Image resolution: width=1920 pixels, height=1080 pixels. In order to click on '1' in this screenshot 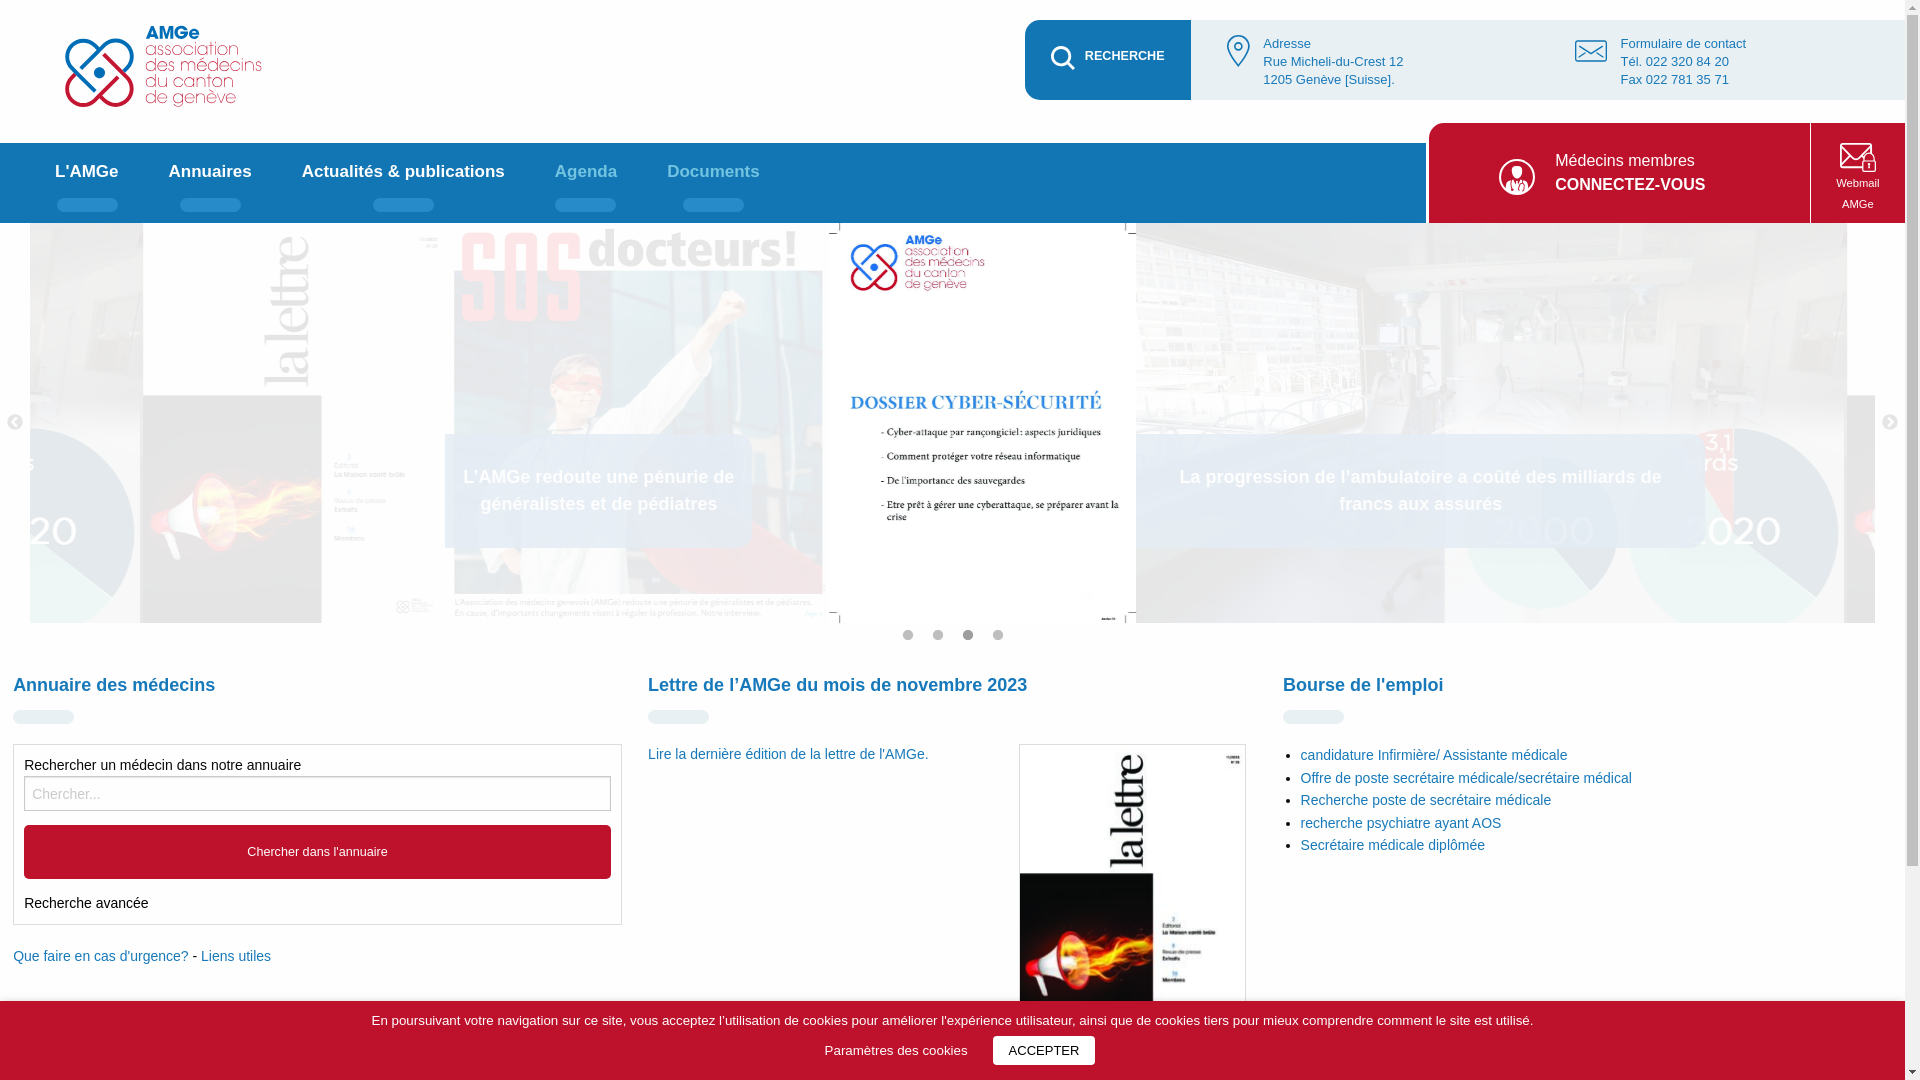, I will do `click(912, 641)`.